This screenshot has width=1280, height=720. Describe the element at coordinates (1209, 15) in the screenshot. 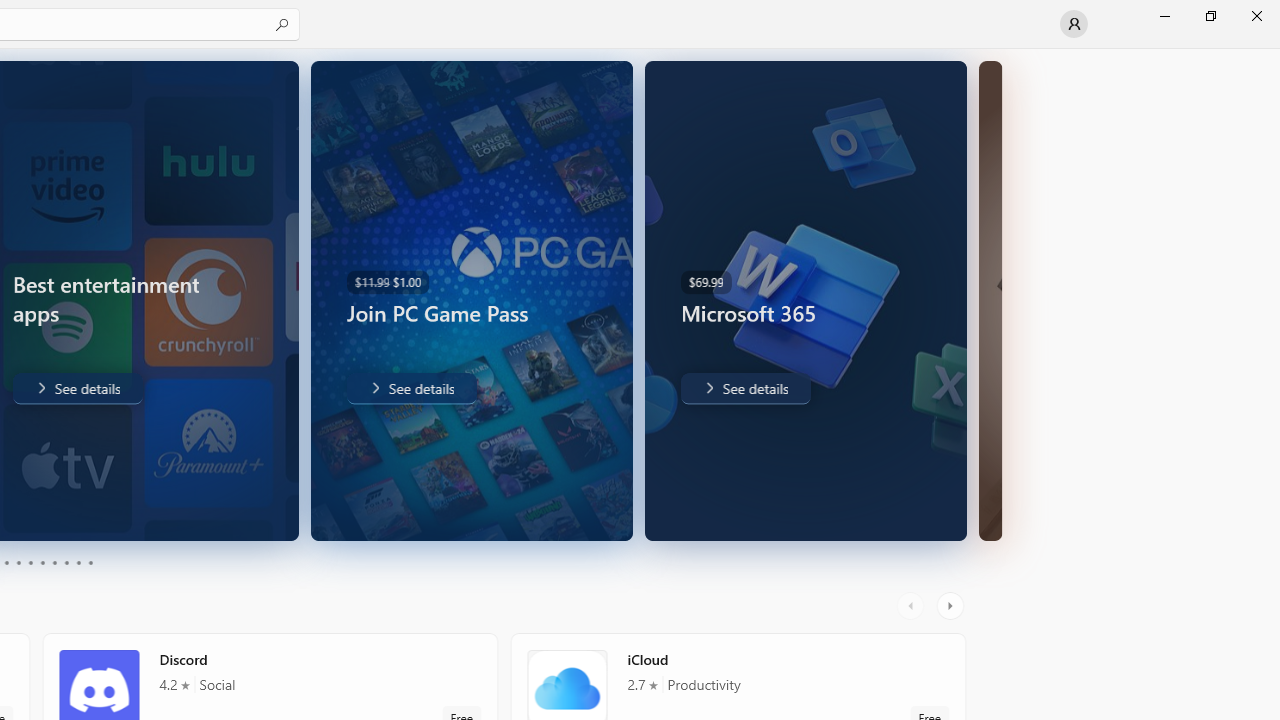

I see `'Restore Microsoft Store'` at that location.